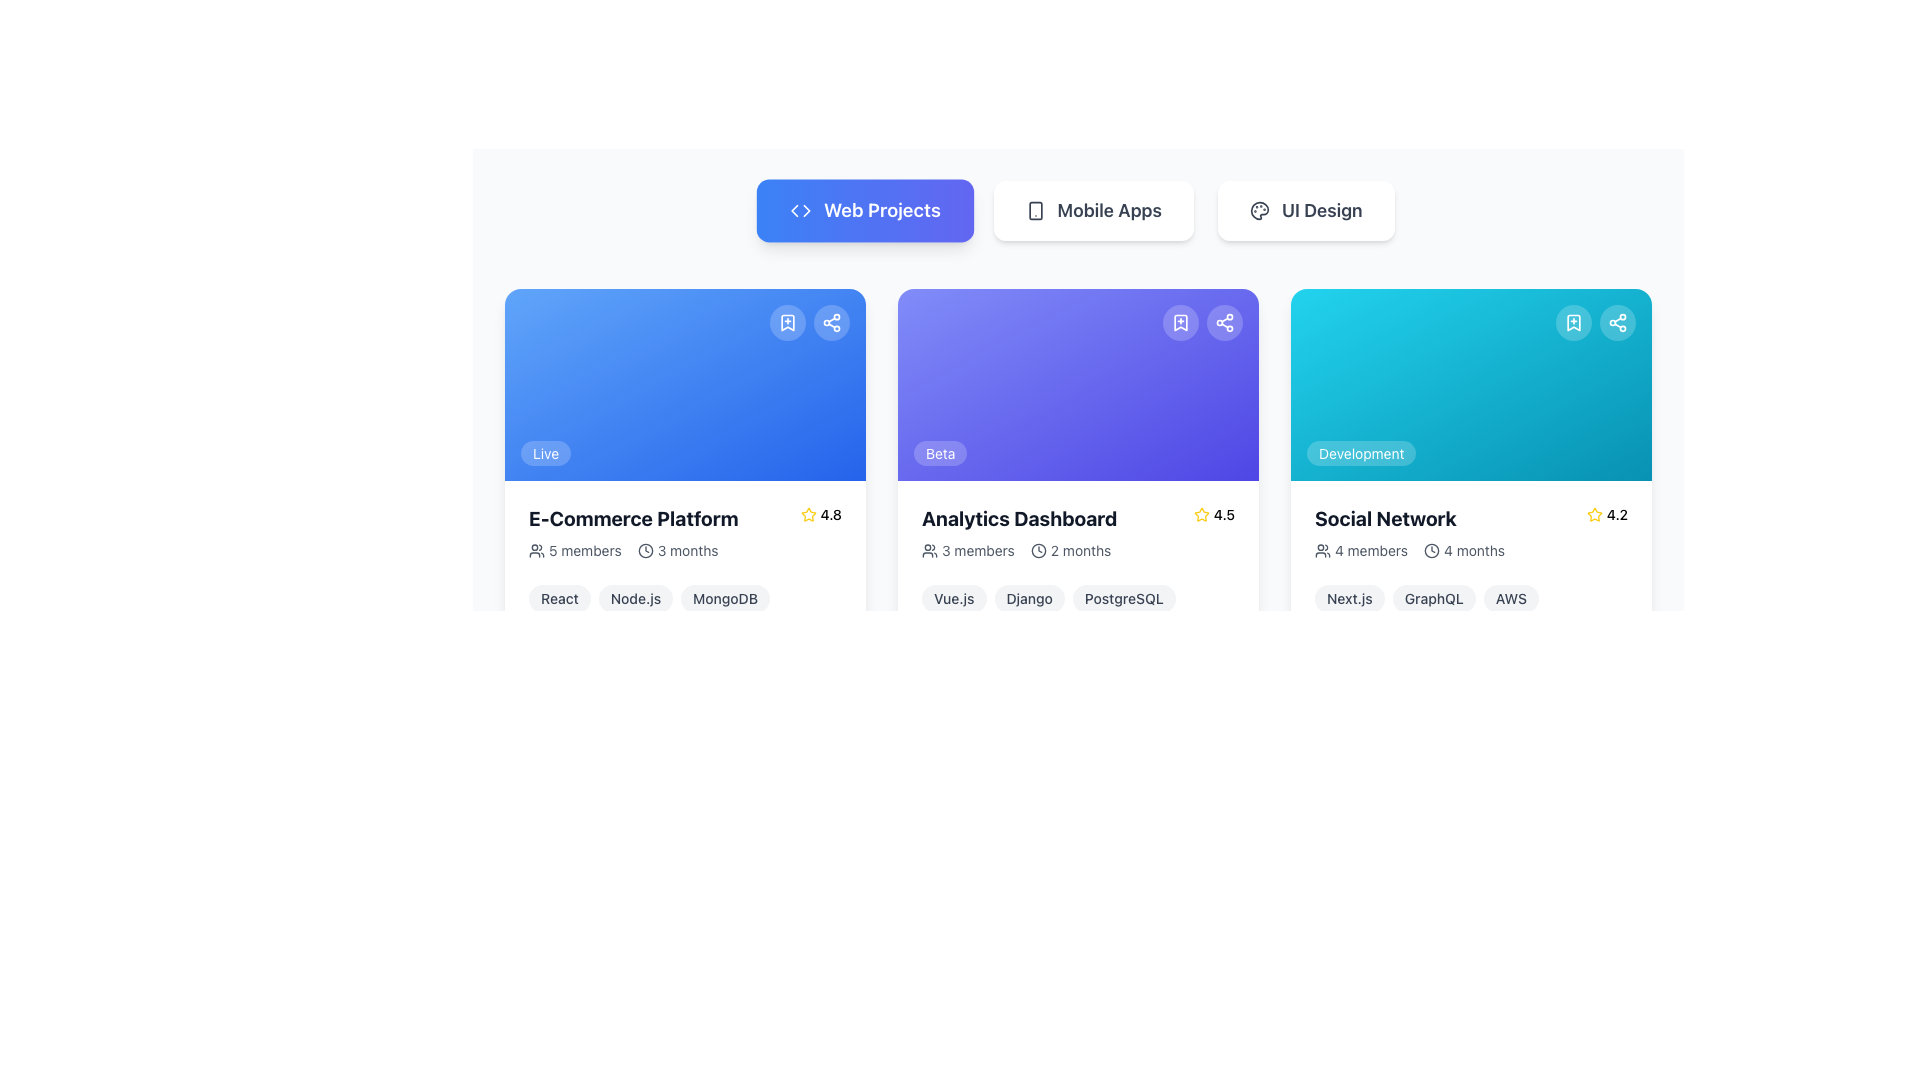 The image size is (1920, 1080). What do you see at coordinates (1607, 514) in the screenshot?
I see `the Rating display widget, which features a yellow star icon and the text '4.2', located in the top-right corner of the 'Social Network' card` at bounding box center [1607, 514].